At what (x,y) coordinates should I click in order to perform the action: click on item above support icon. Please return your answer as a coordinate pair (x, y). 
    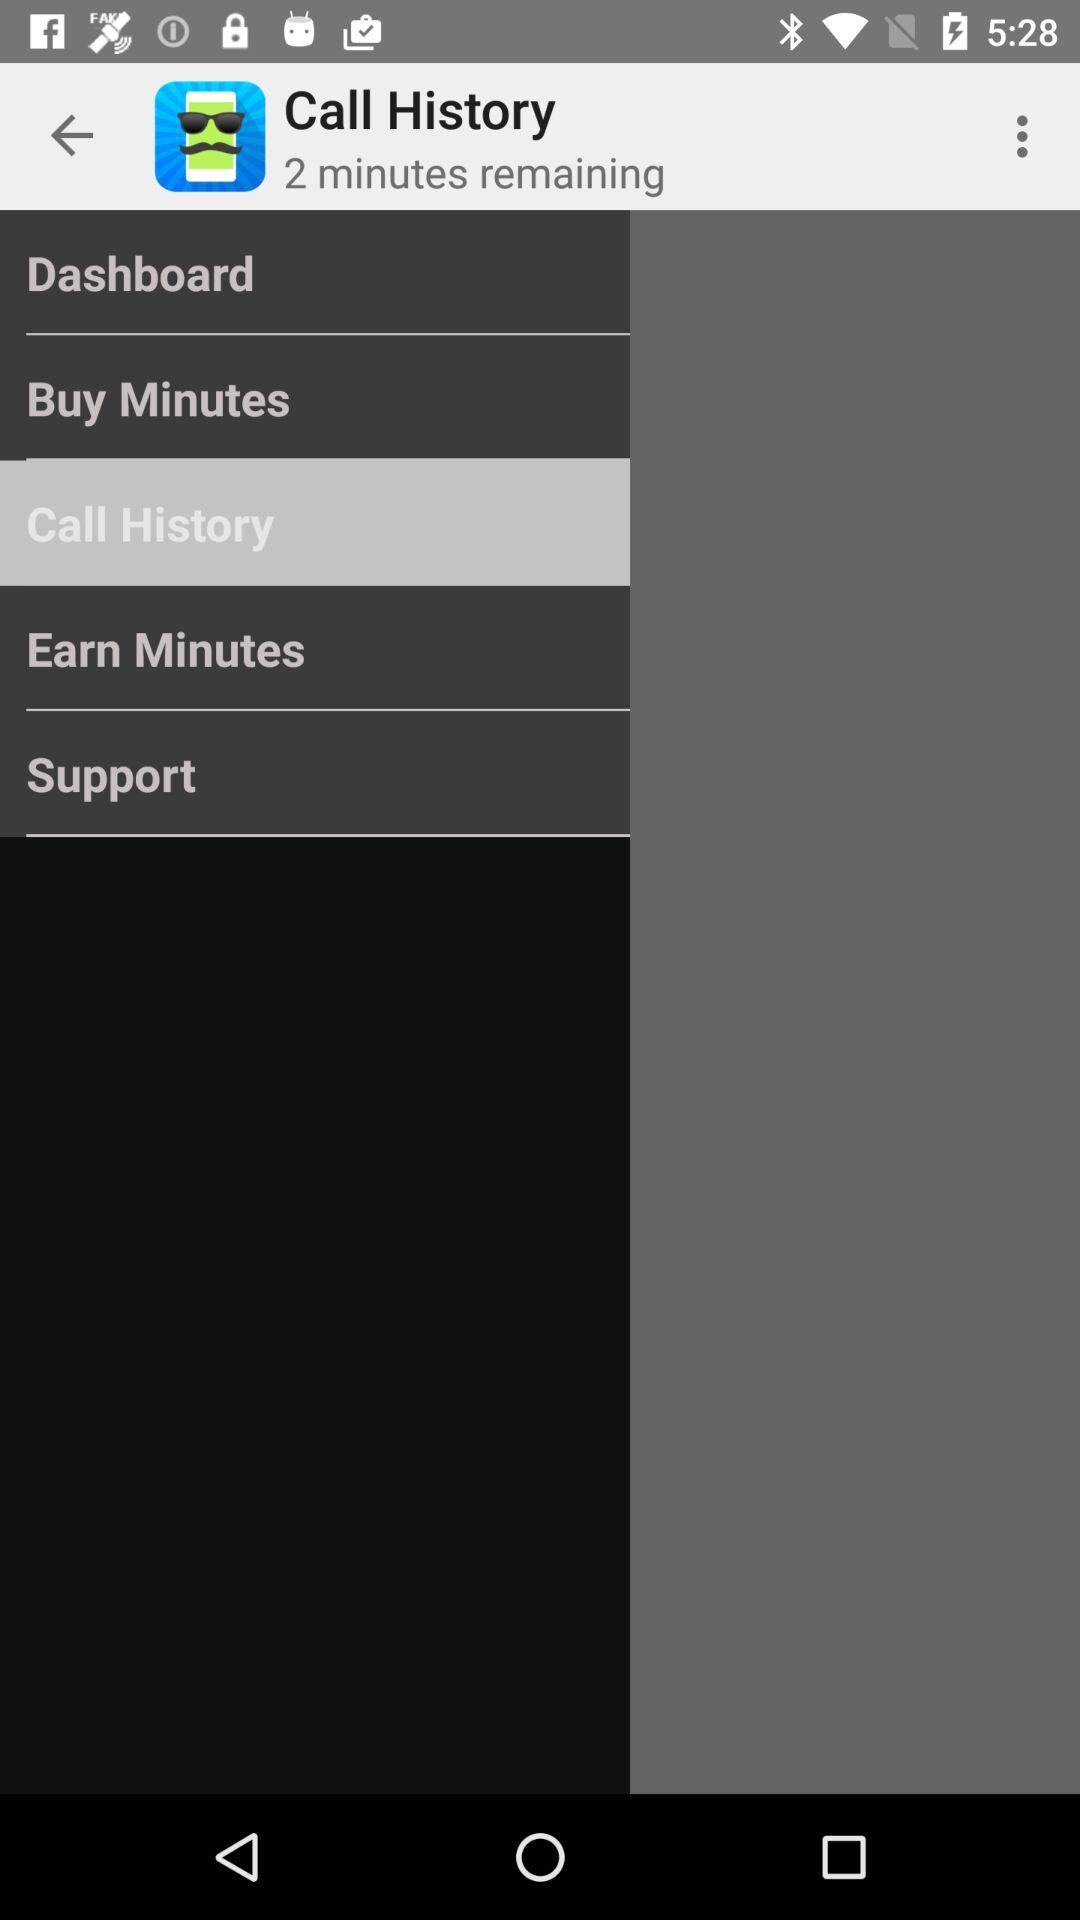
    Looking at the image, I should click on (315, 648).